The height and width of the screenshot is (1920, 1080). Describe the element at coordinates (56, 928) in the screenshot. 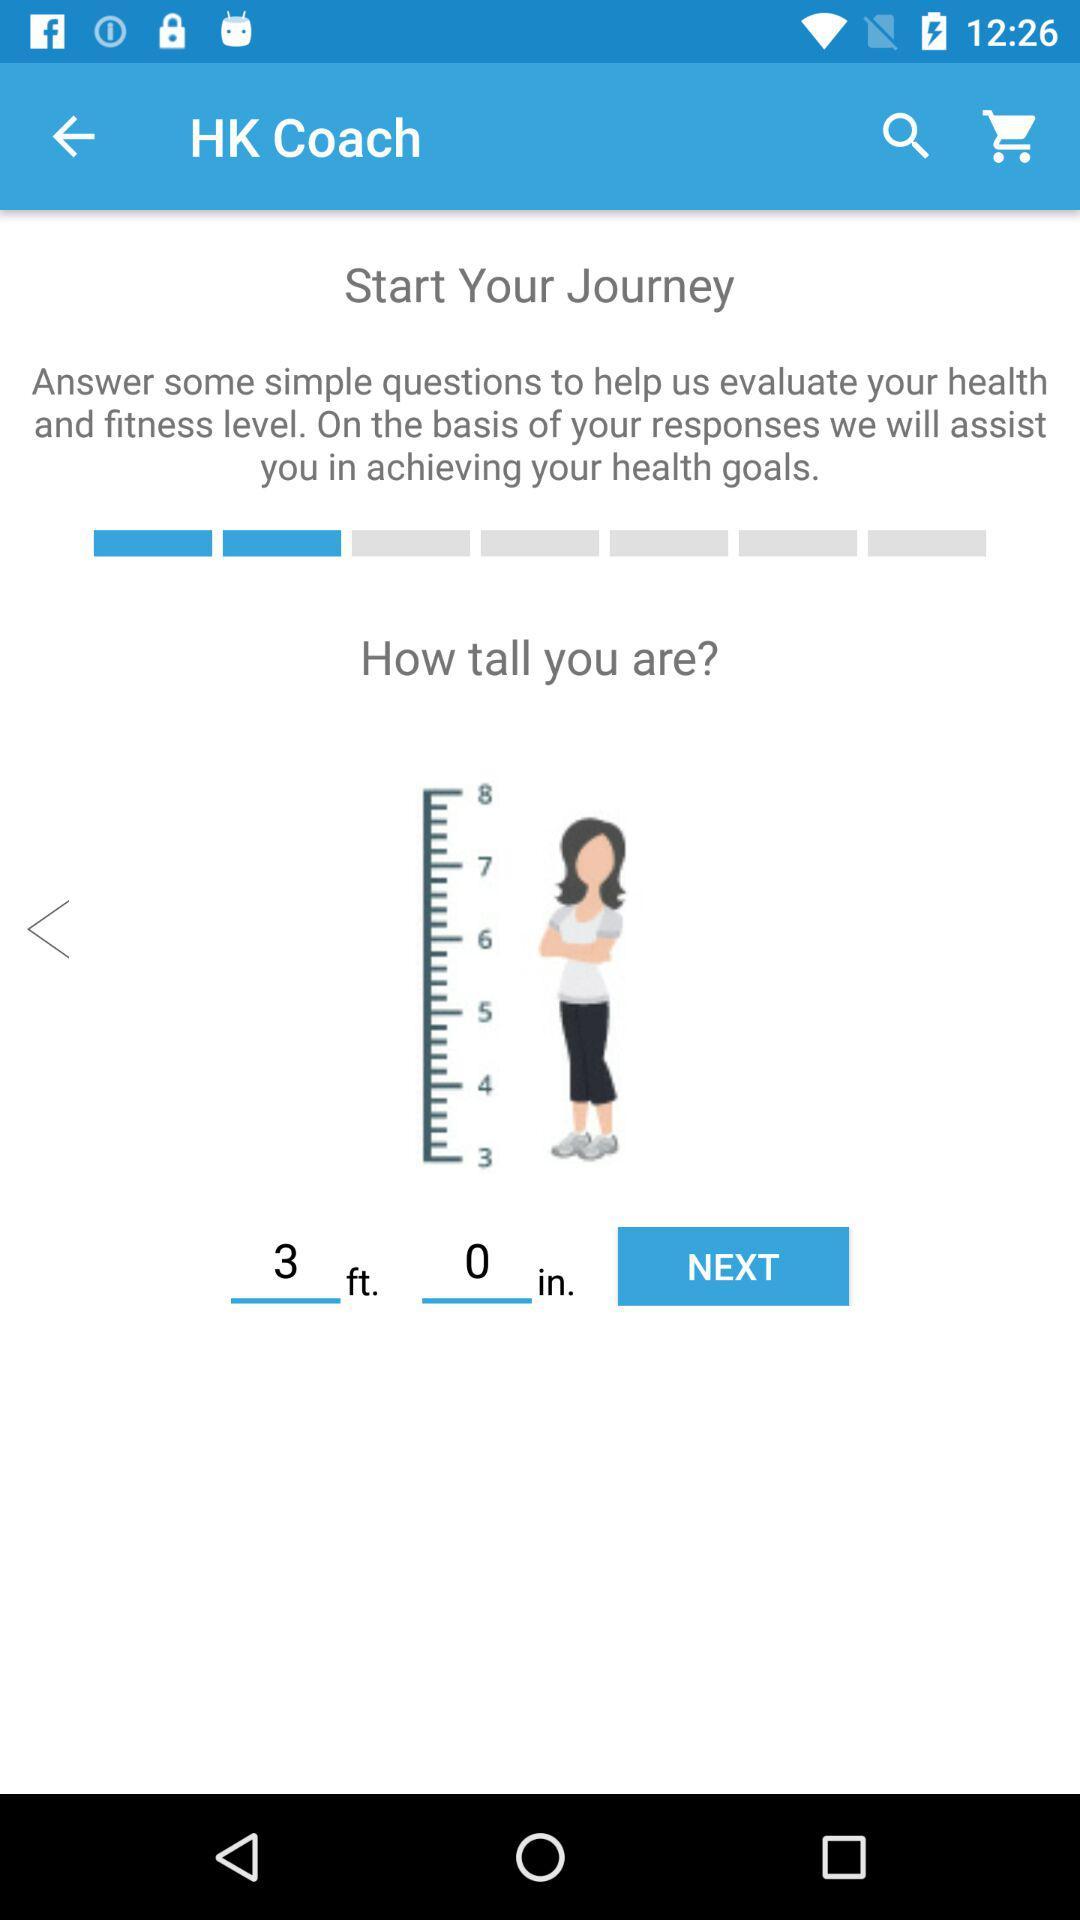

I see `go back` at that location.